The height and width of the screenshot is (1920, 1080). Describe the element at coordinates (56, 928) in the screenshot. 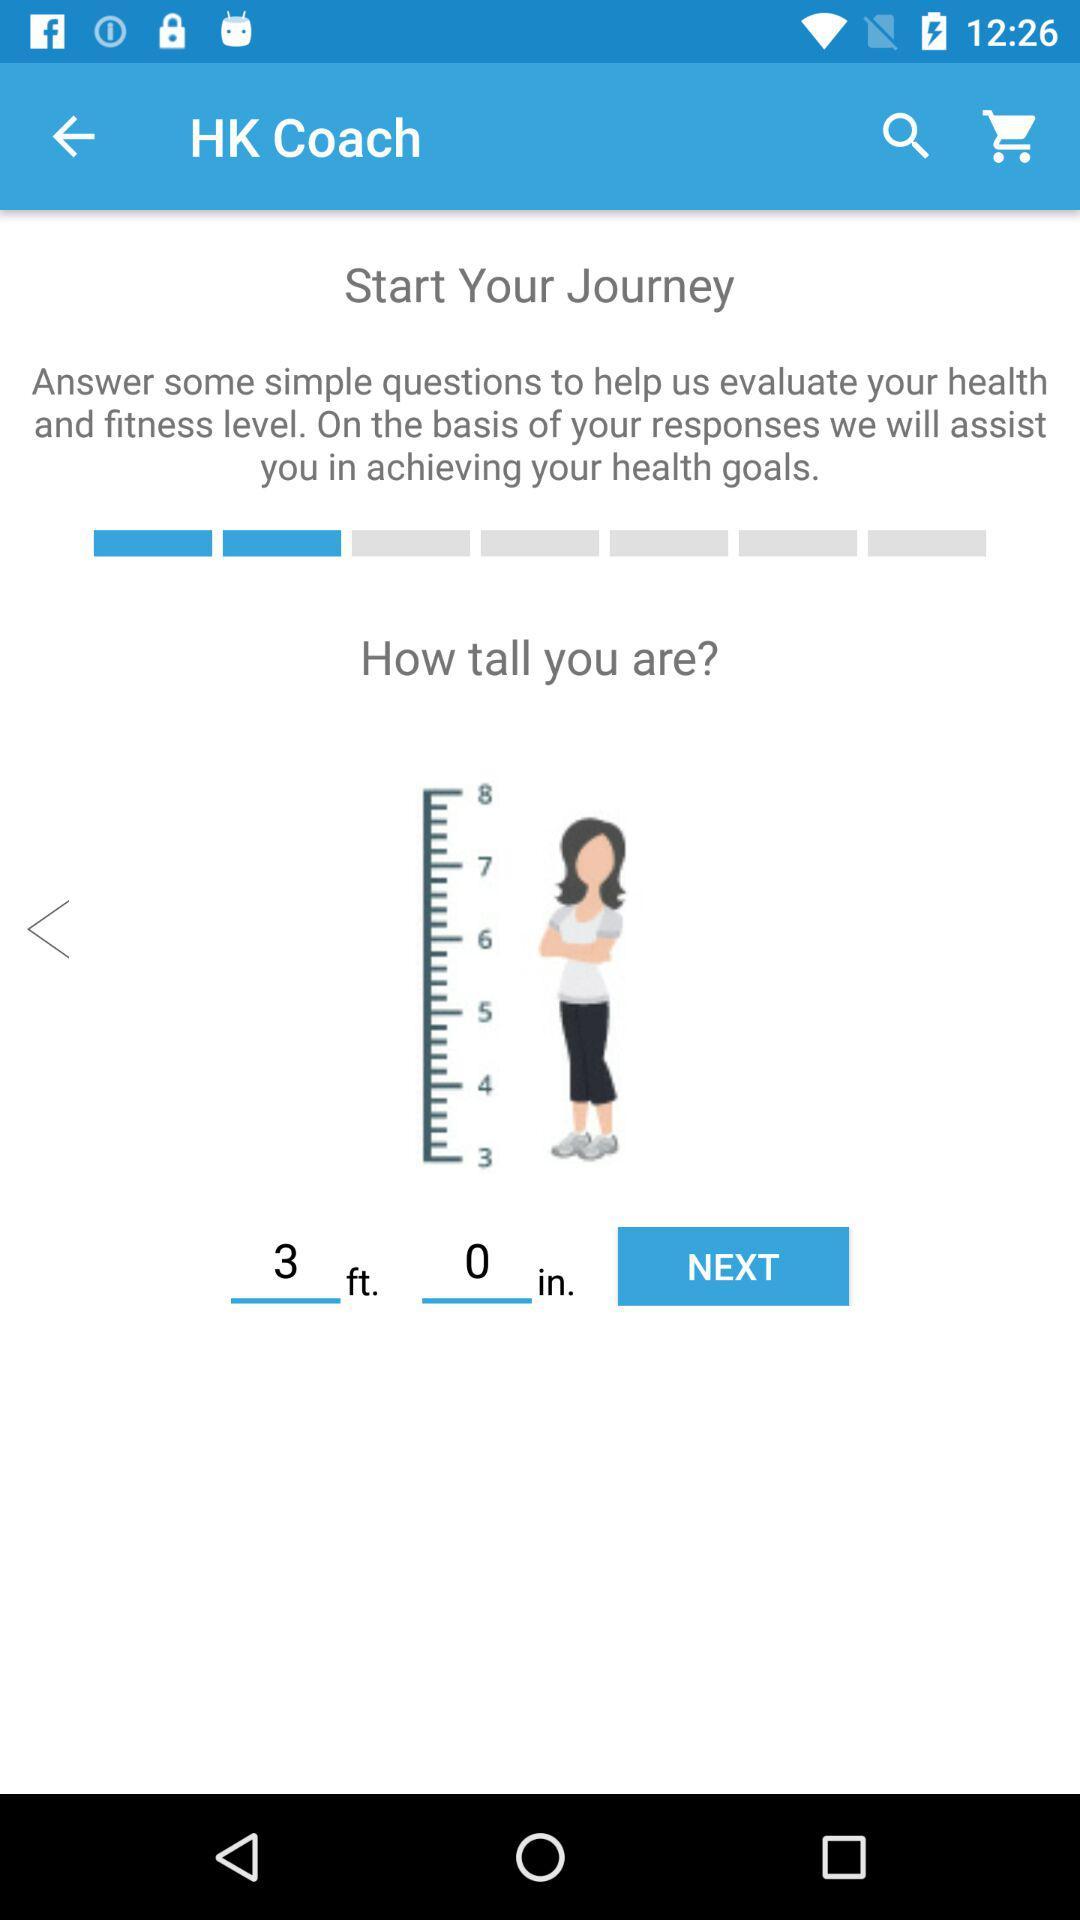

I see `go back` at that location.